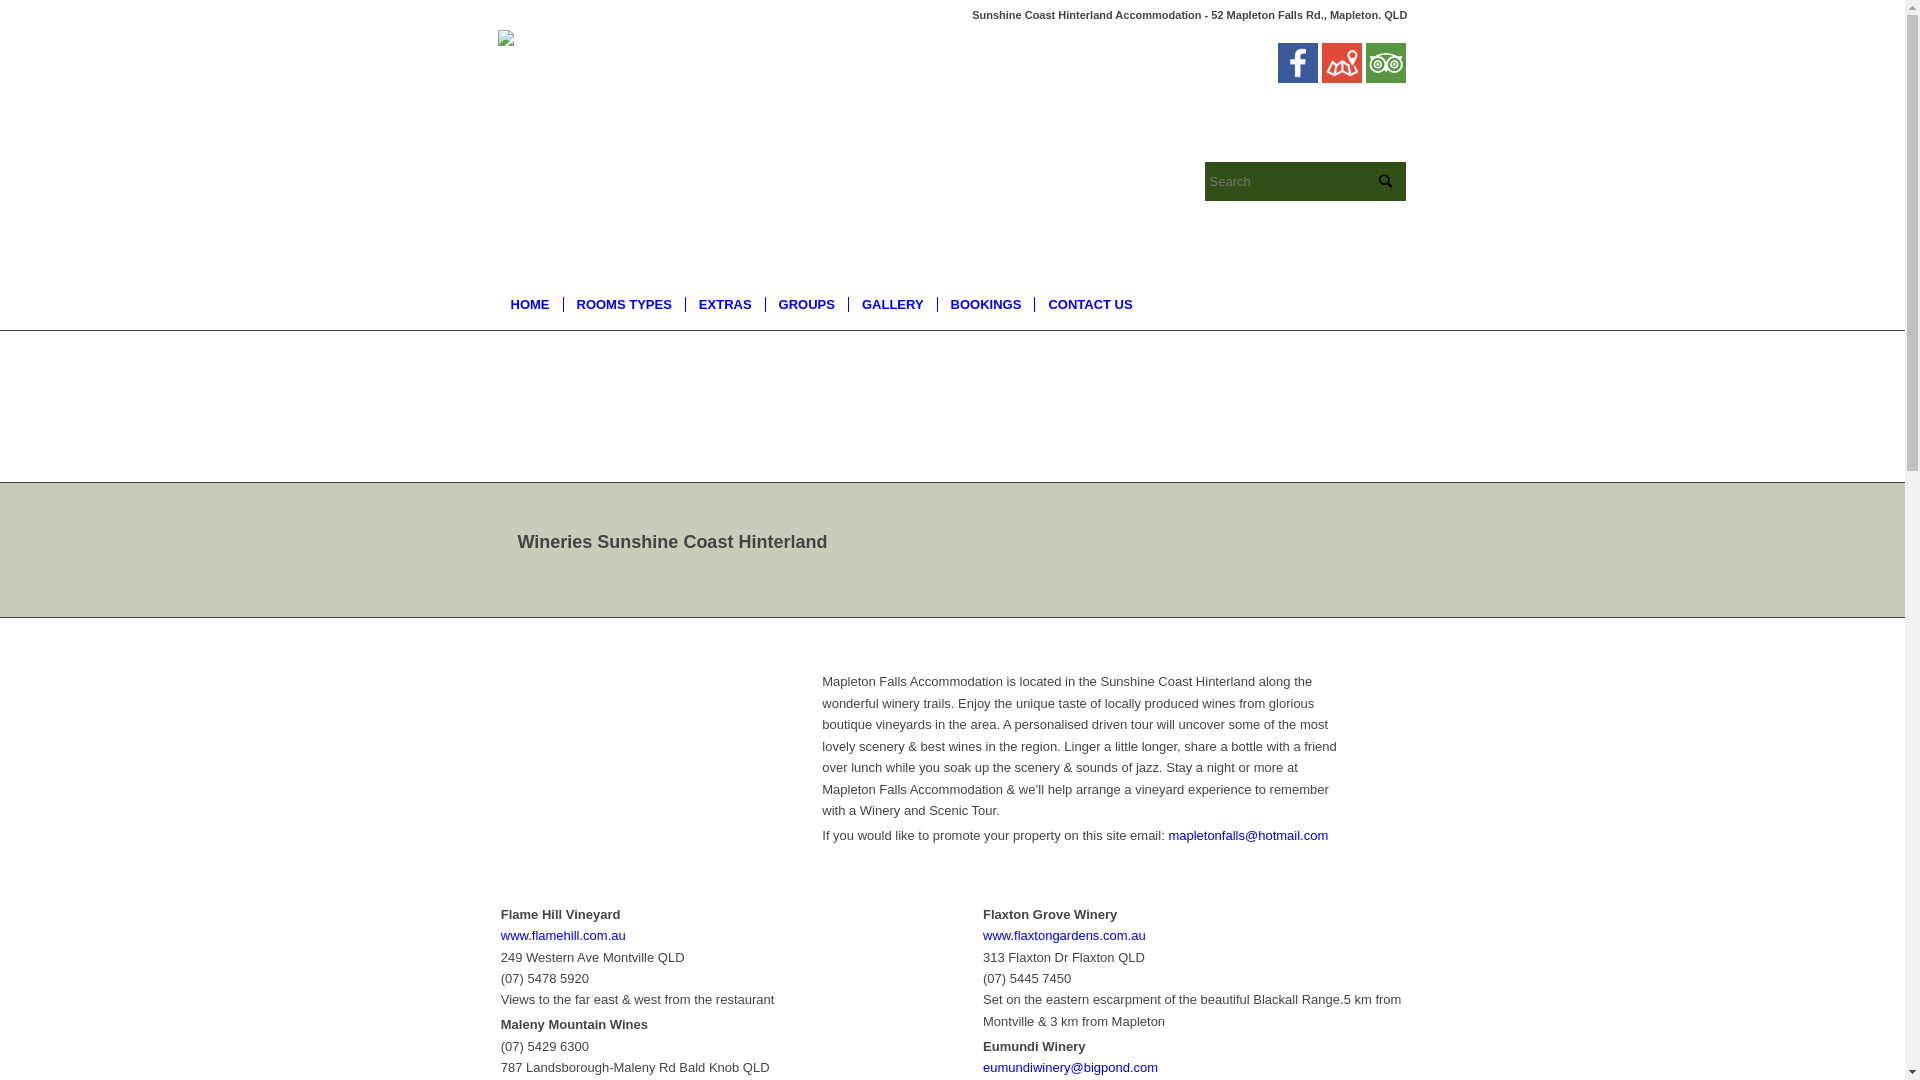 The width and height of the screenshot is (1920, 1080). What do you see at coordinates (1069, 1066) in the screenshot?
I see `'eumundiwinery@bigpond.com'` at bounding box center [1069, 1066].